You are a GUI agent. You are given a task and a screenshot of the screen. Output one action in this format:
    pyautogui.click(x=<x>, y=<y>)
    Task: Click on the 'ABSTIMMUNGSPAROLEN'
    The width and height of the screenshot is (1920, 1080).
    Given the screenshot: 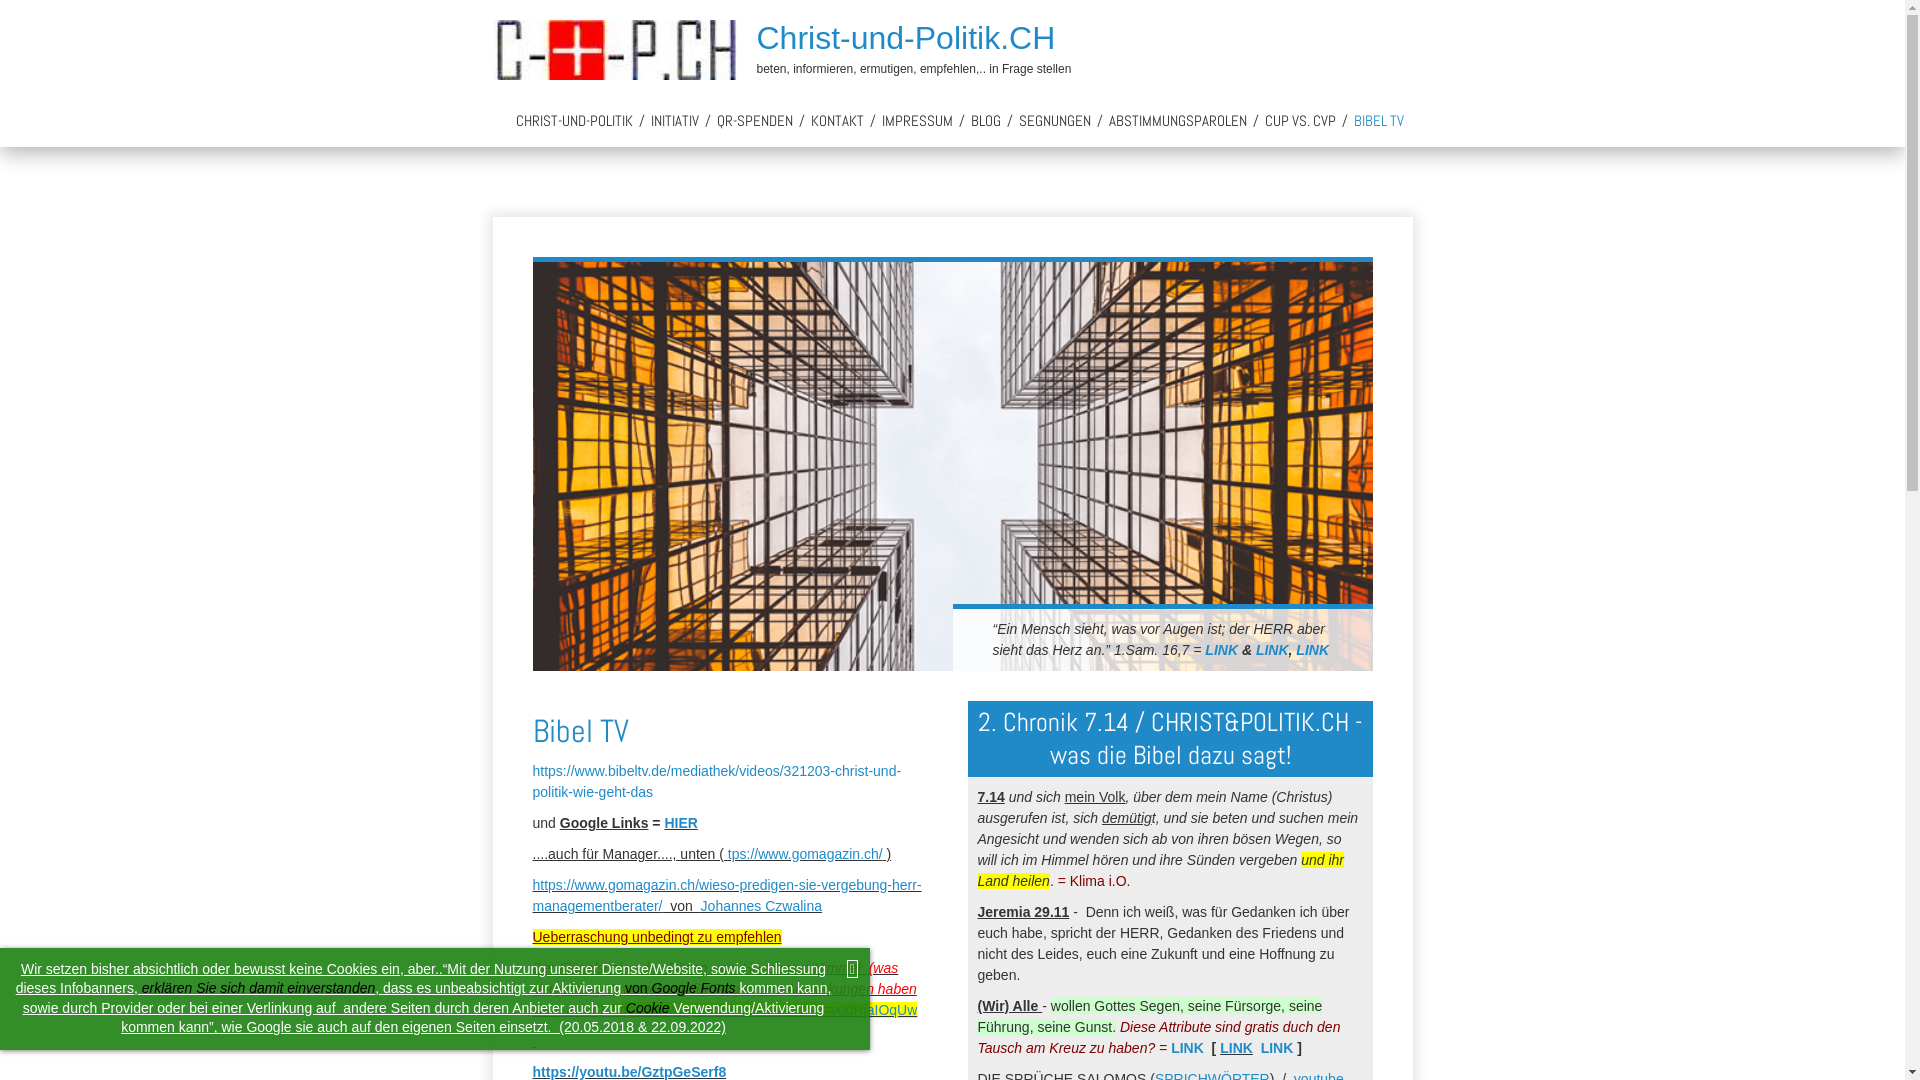 What is the action you would take?
    pyautogui.click(x=1104, y=120)
    